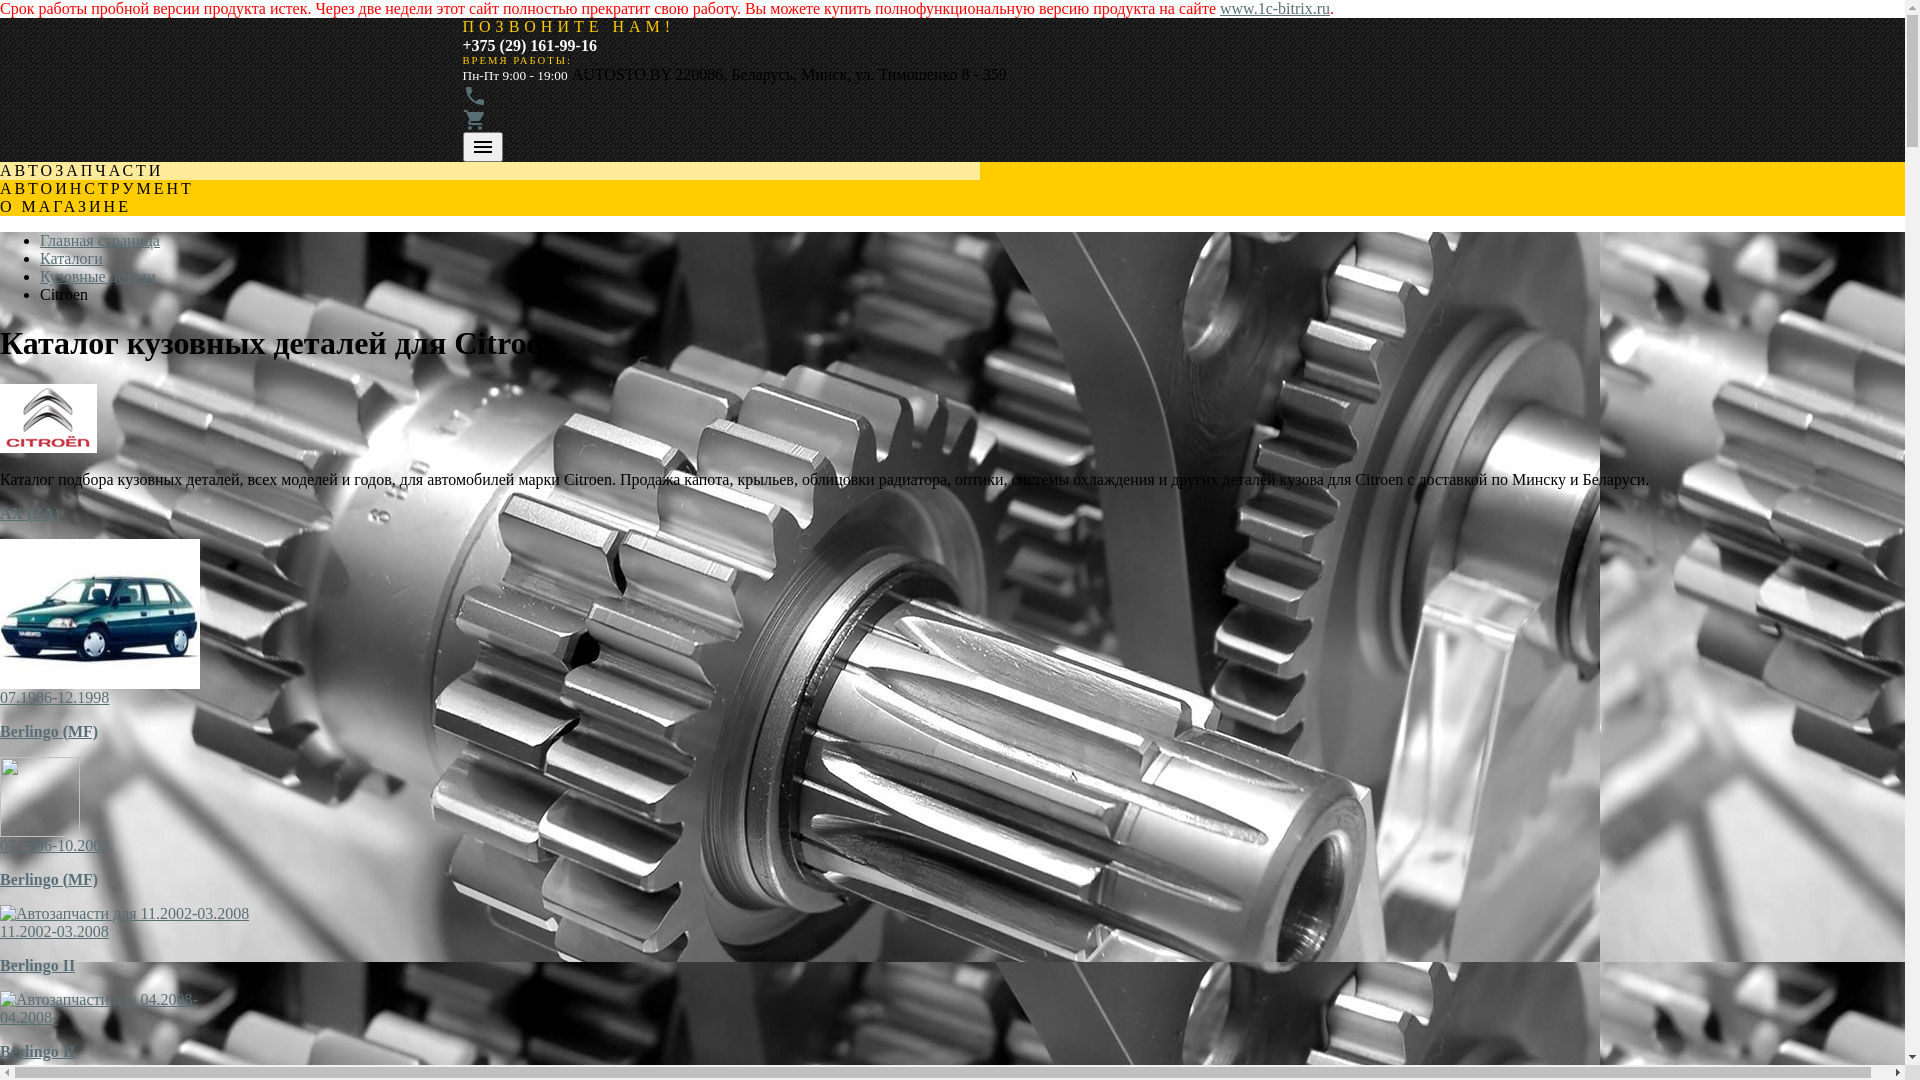  Describe the element at coordinates (473, 126) in the screenshot. I see `'shopping_cart'` at that location.